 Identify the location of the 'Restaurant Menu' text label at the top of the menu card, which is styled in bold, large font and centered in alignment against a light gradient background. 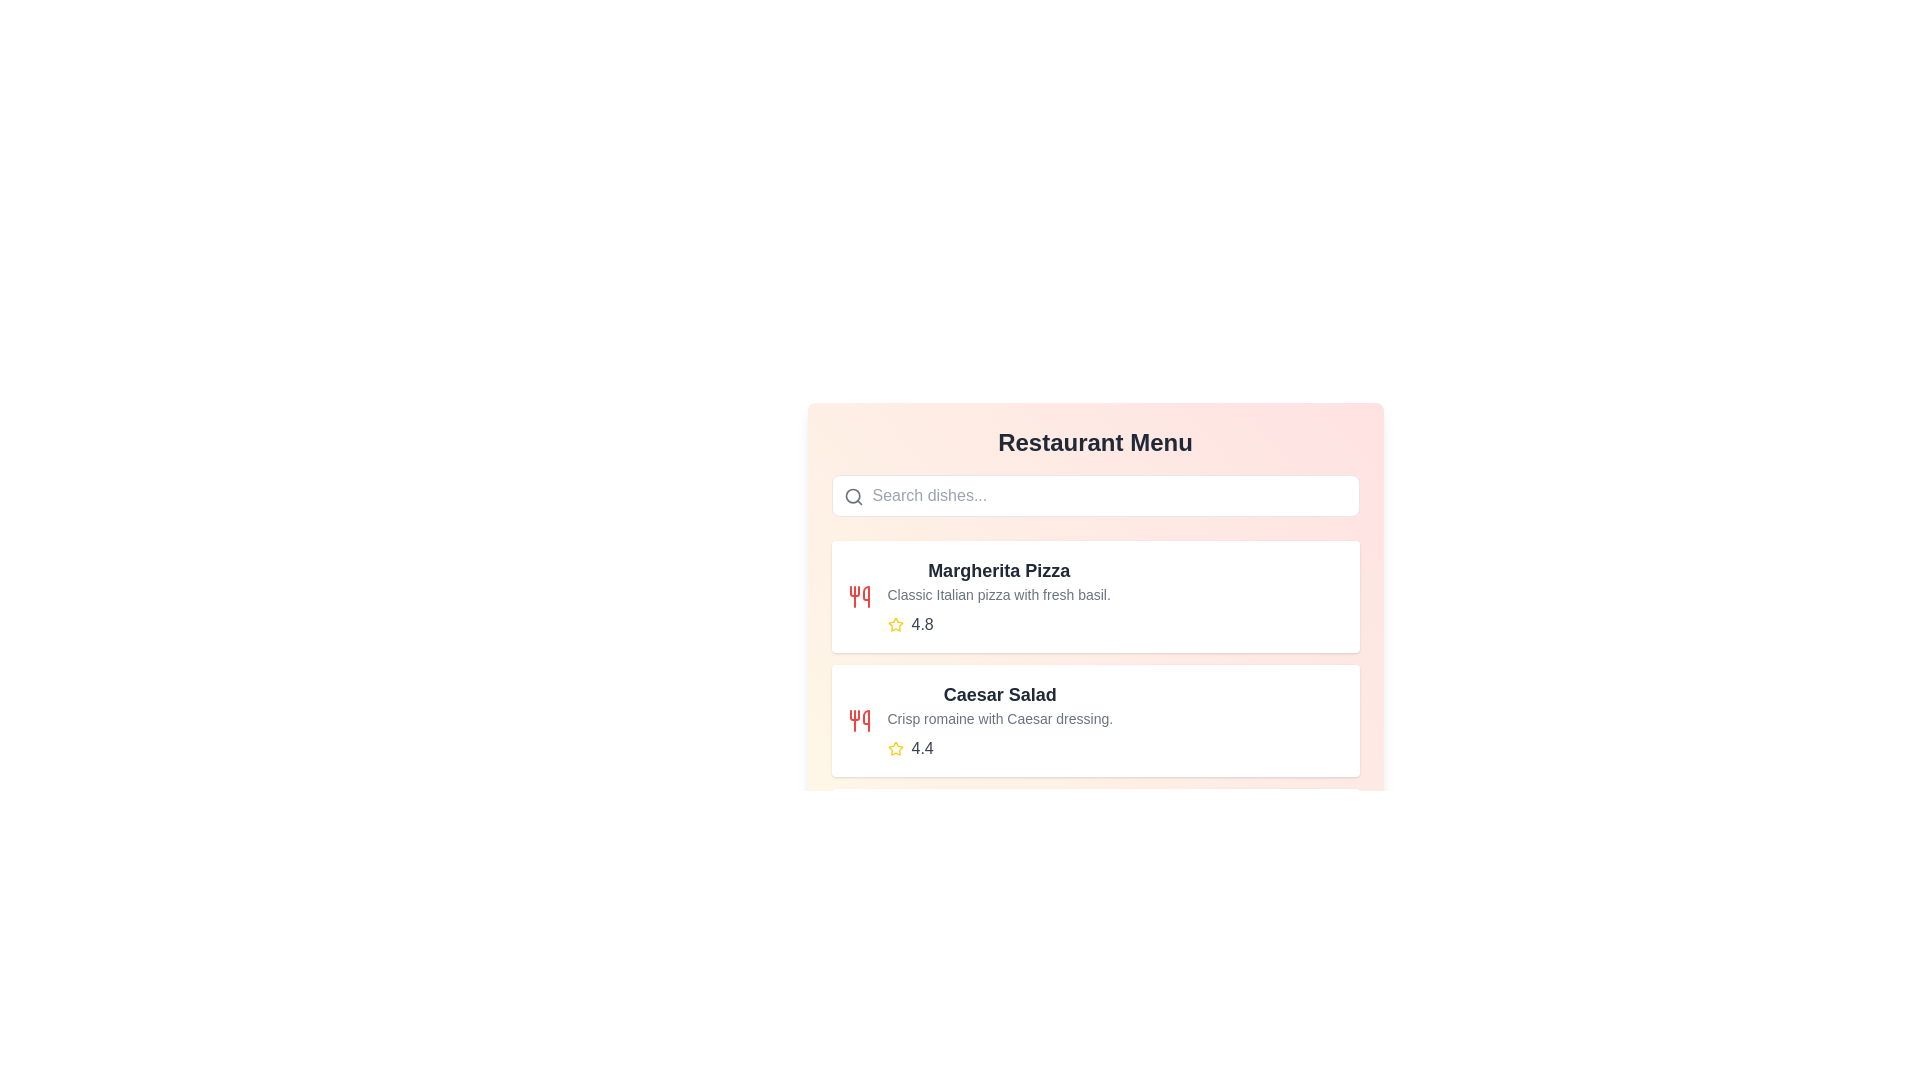
(1094, 442).